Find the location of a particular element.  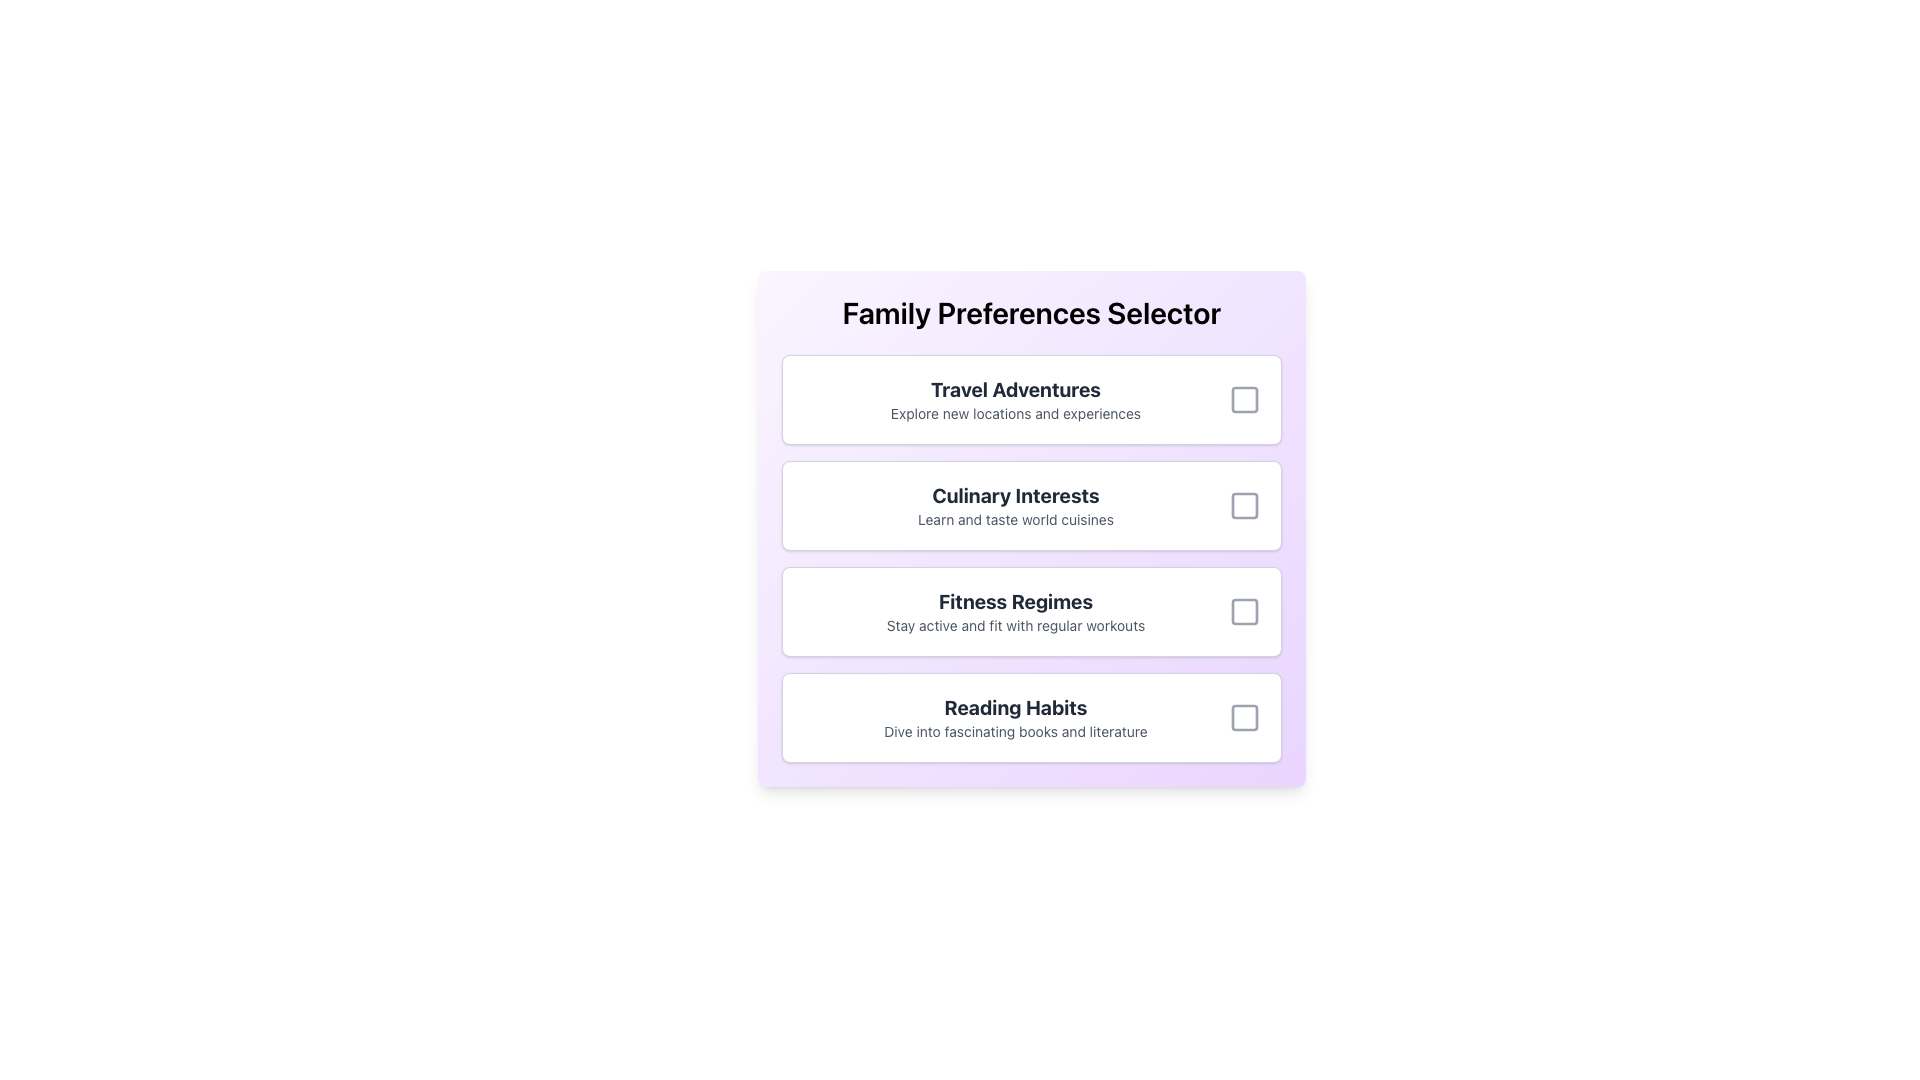

the 'Reading Habits' text label, which contains a bold title and a descriptive line, positioned in the 'Family Preferences Selector' section is located at coordinates (1016, 716).